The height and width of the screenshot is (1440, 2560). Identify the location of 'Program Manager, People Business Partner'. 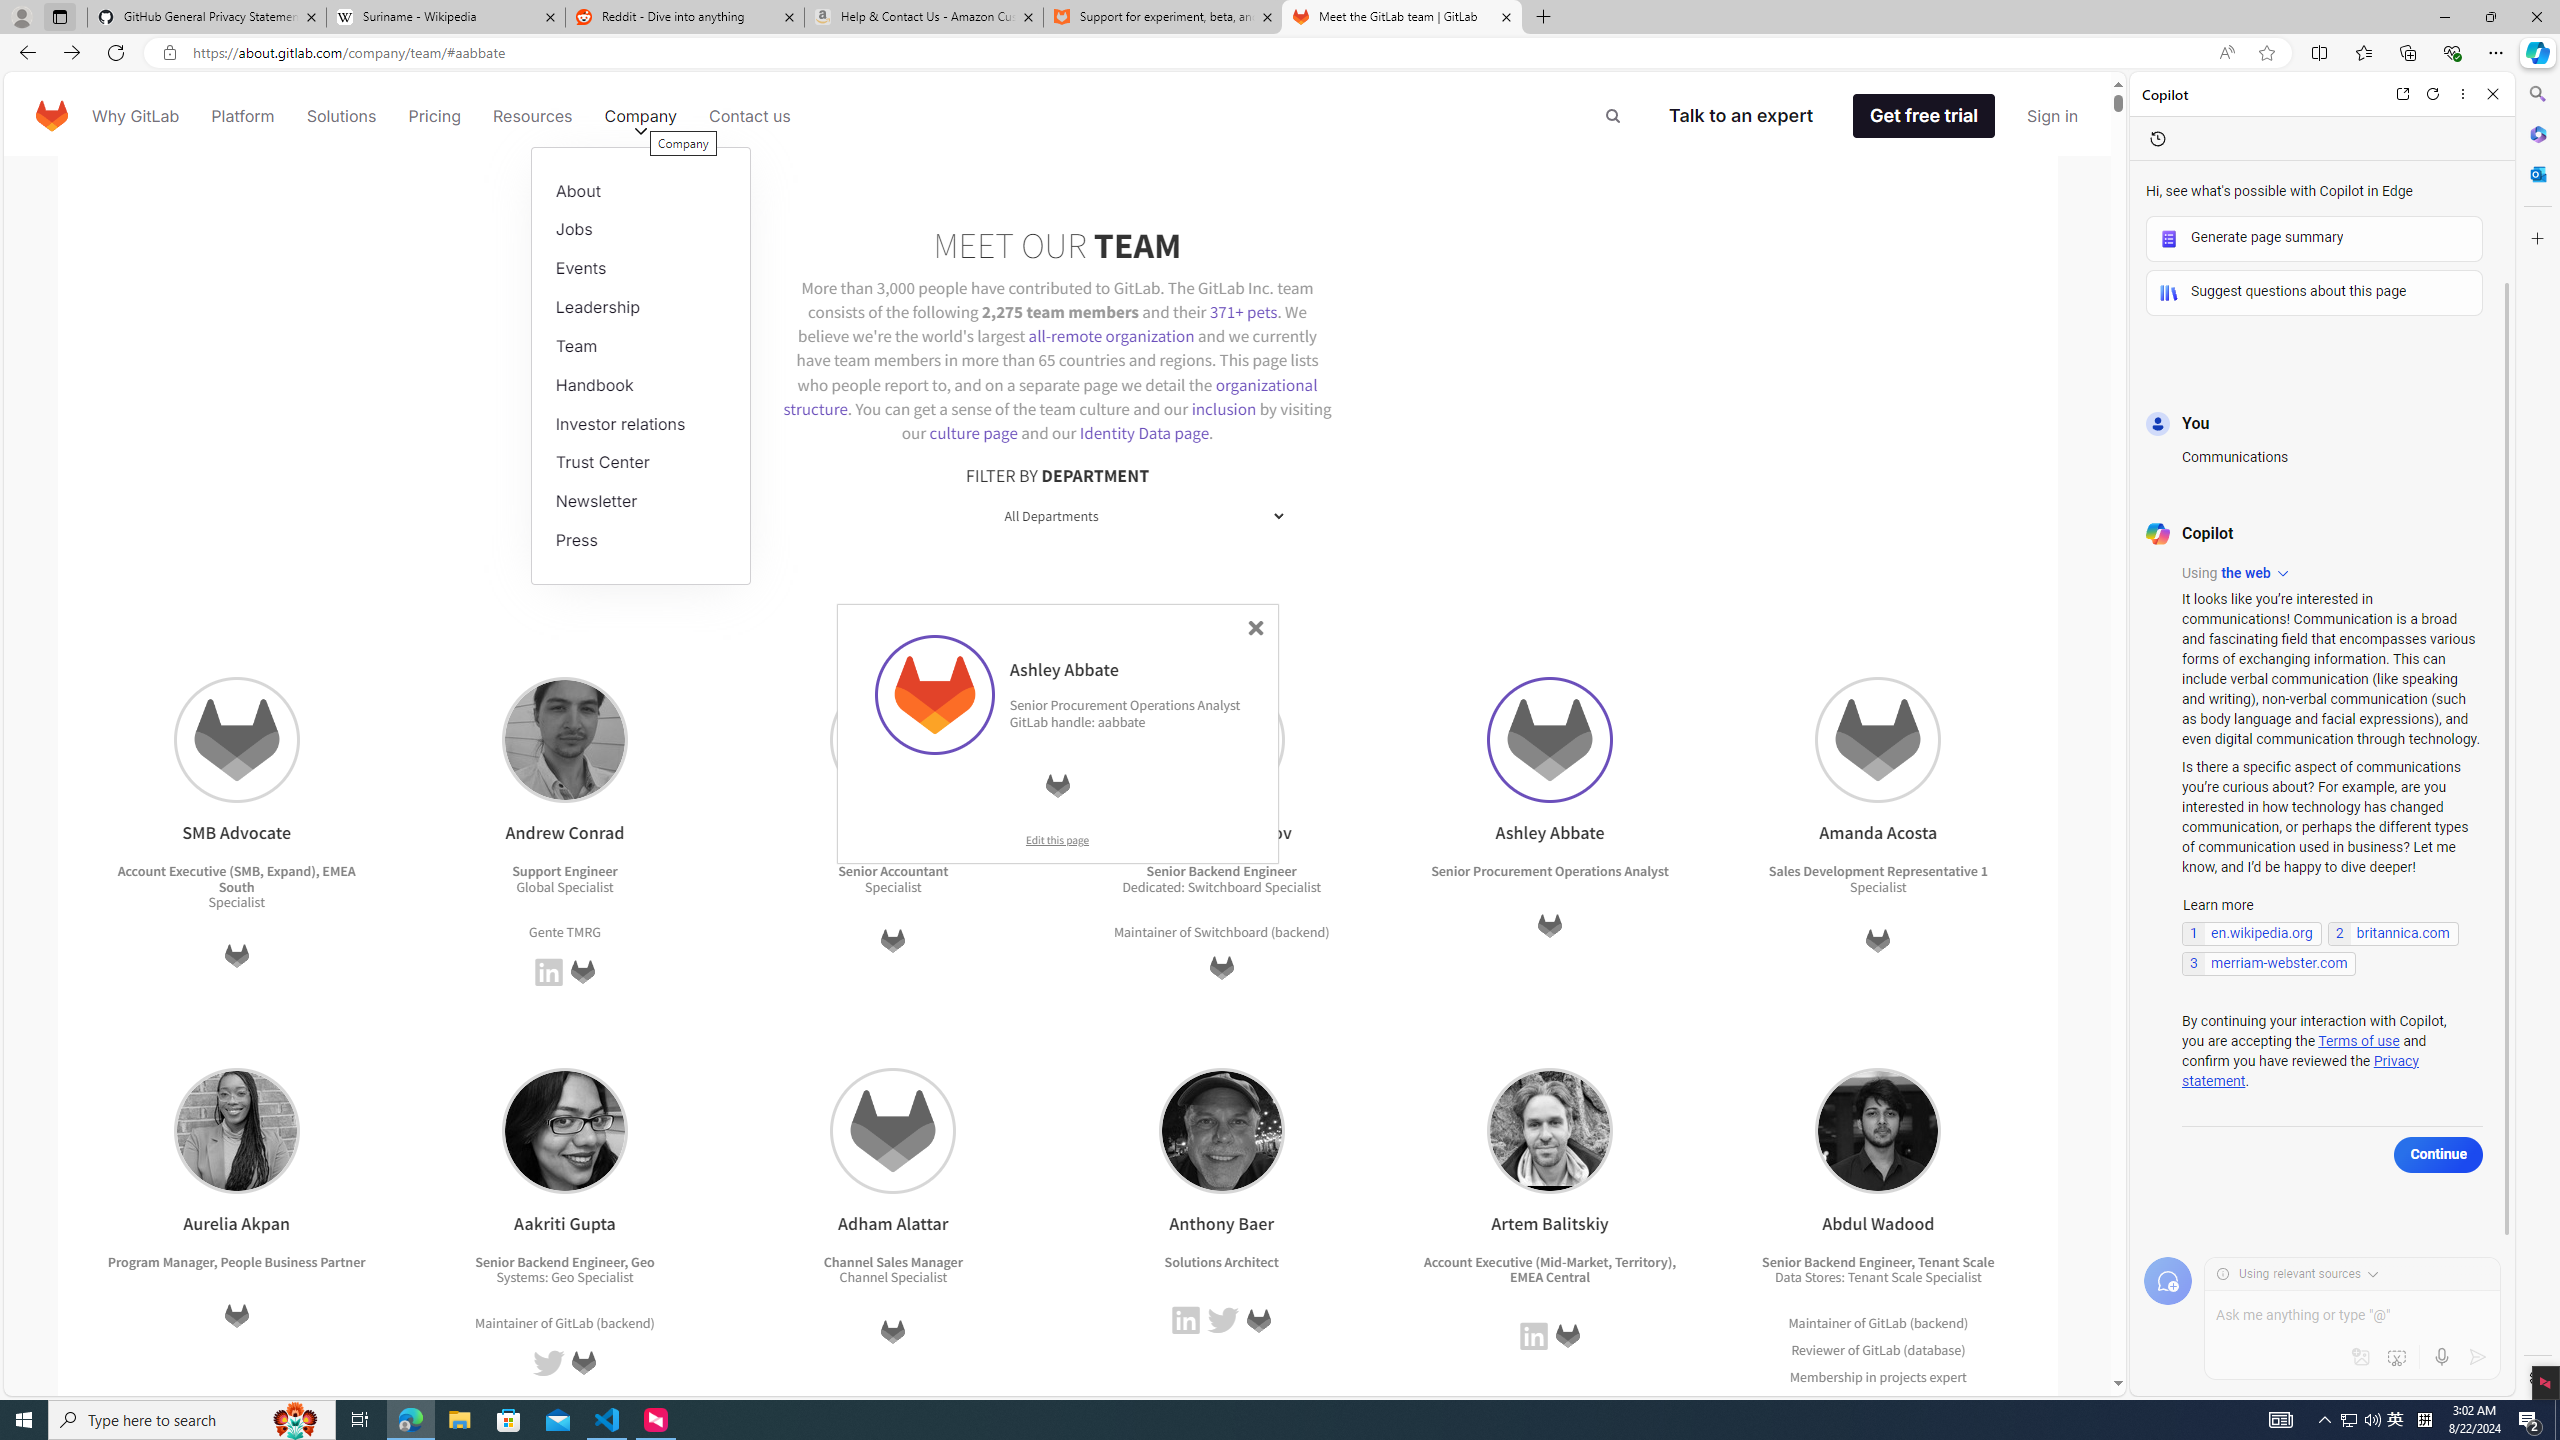
(236, 1260).